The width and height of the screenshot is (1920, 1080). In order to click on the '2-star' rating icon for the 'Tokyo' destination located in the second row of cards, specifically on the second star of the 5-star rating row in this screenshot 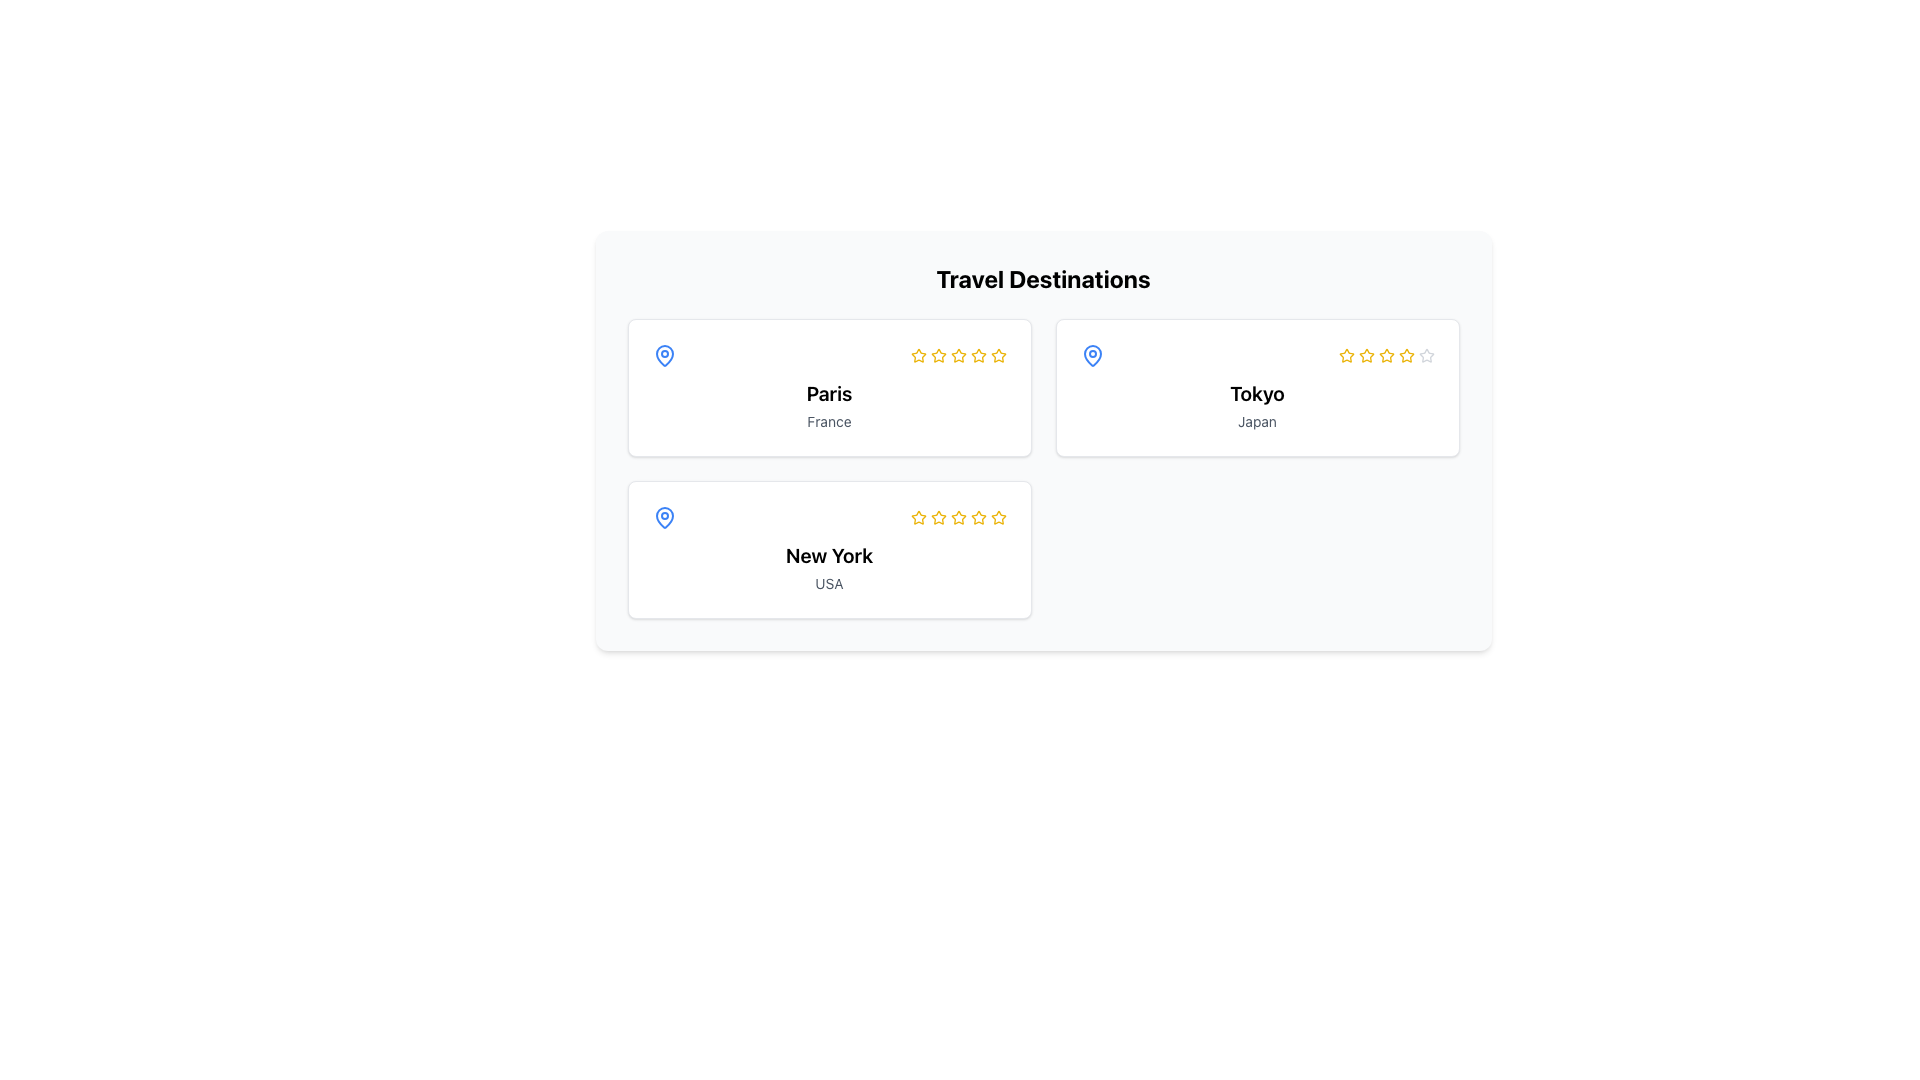, I will do `click(1365, 354)`.